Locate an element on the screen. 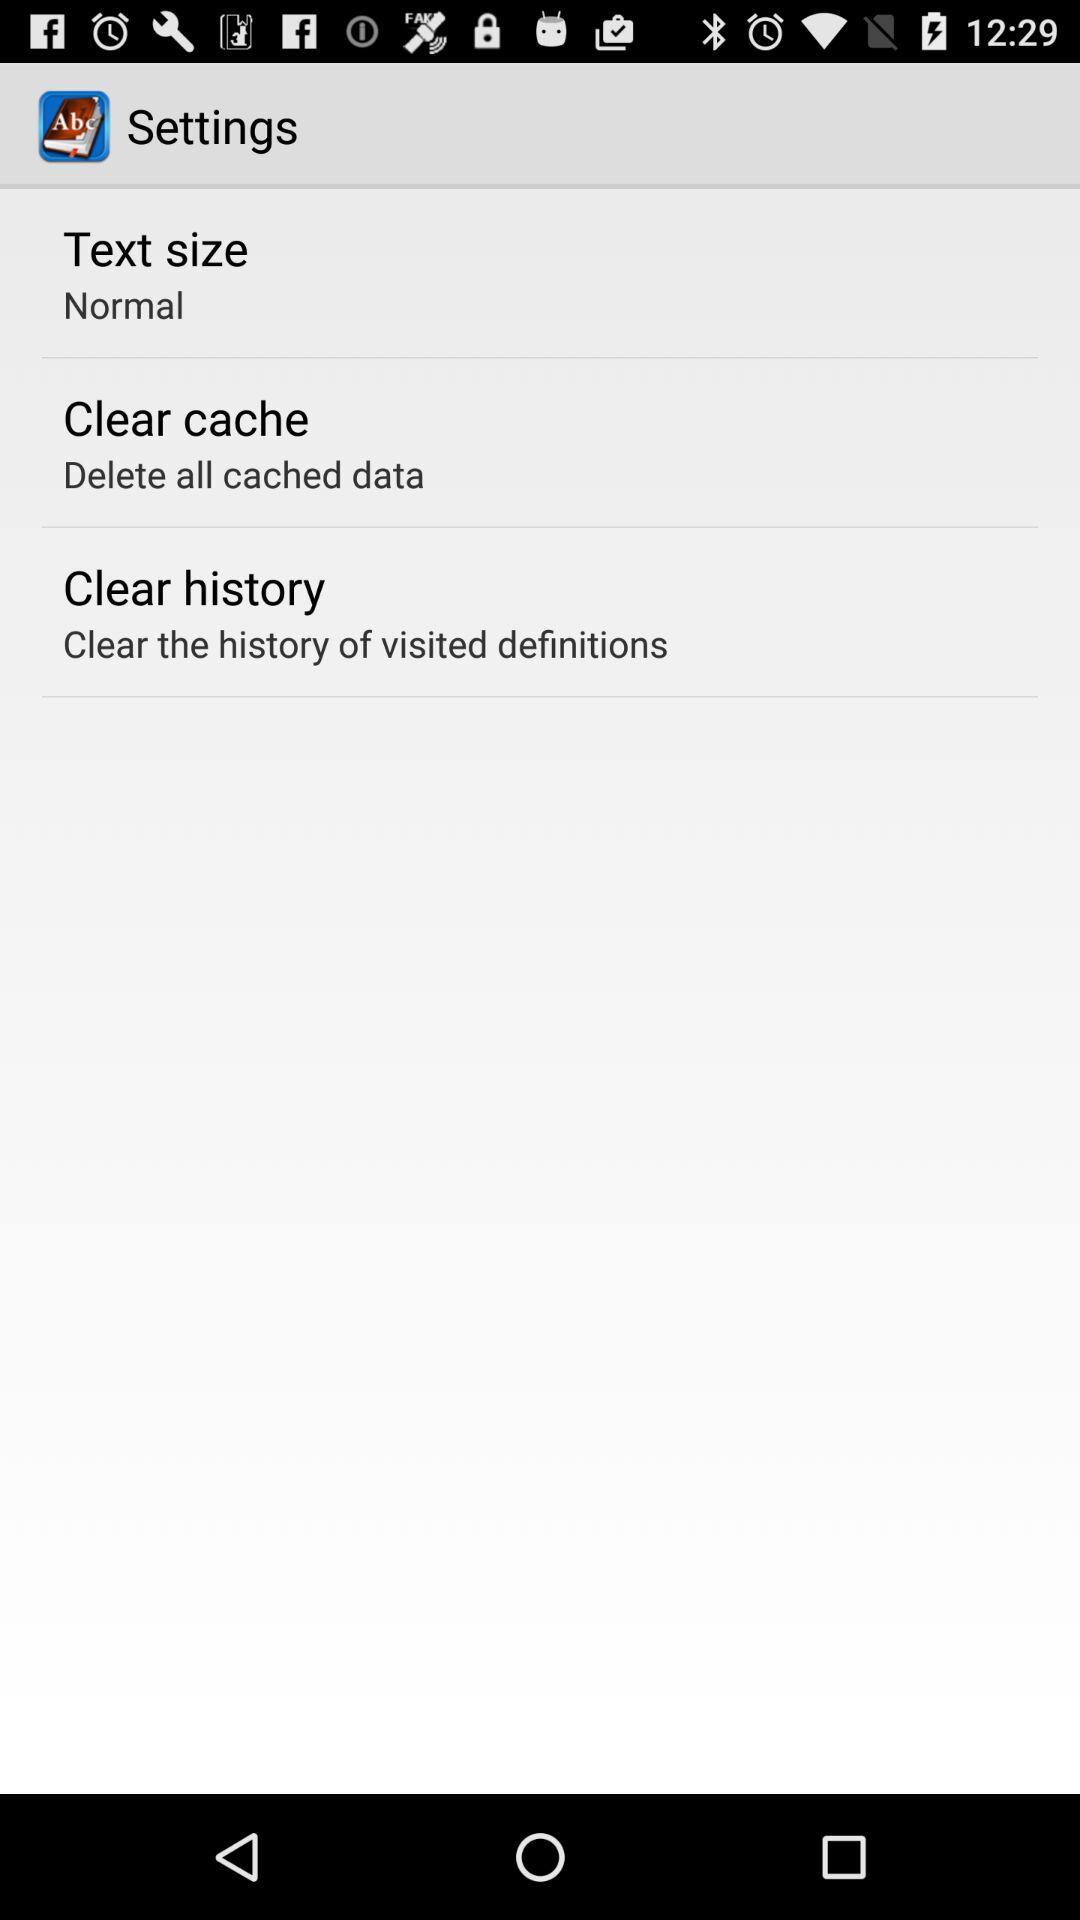 The image size is (1080, 1920). icon above the clear cache icon is located at coordinates (123, 303).